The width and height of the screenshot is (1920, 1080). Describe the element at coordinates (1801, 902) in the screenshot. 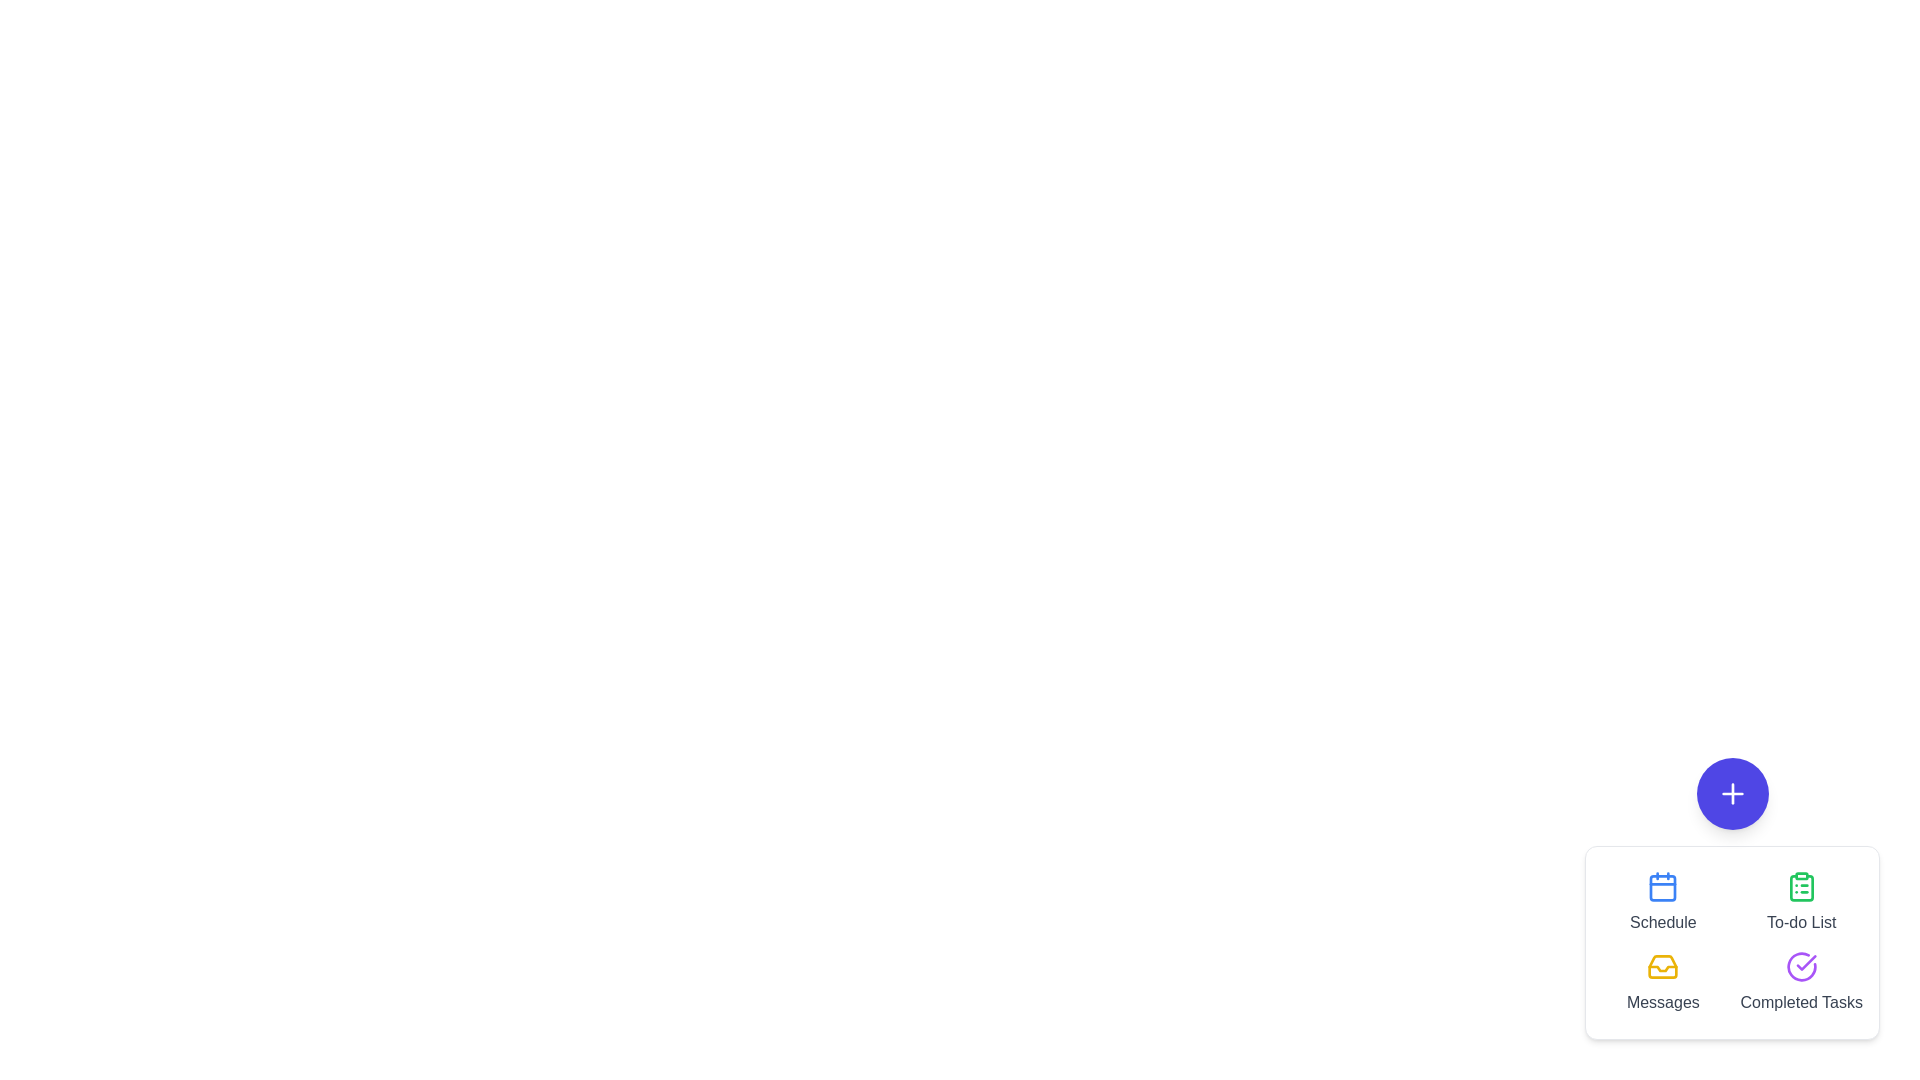

I see `the 'To-do List' button in the speed dial menu` at that location.